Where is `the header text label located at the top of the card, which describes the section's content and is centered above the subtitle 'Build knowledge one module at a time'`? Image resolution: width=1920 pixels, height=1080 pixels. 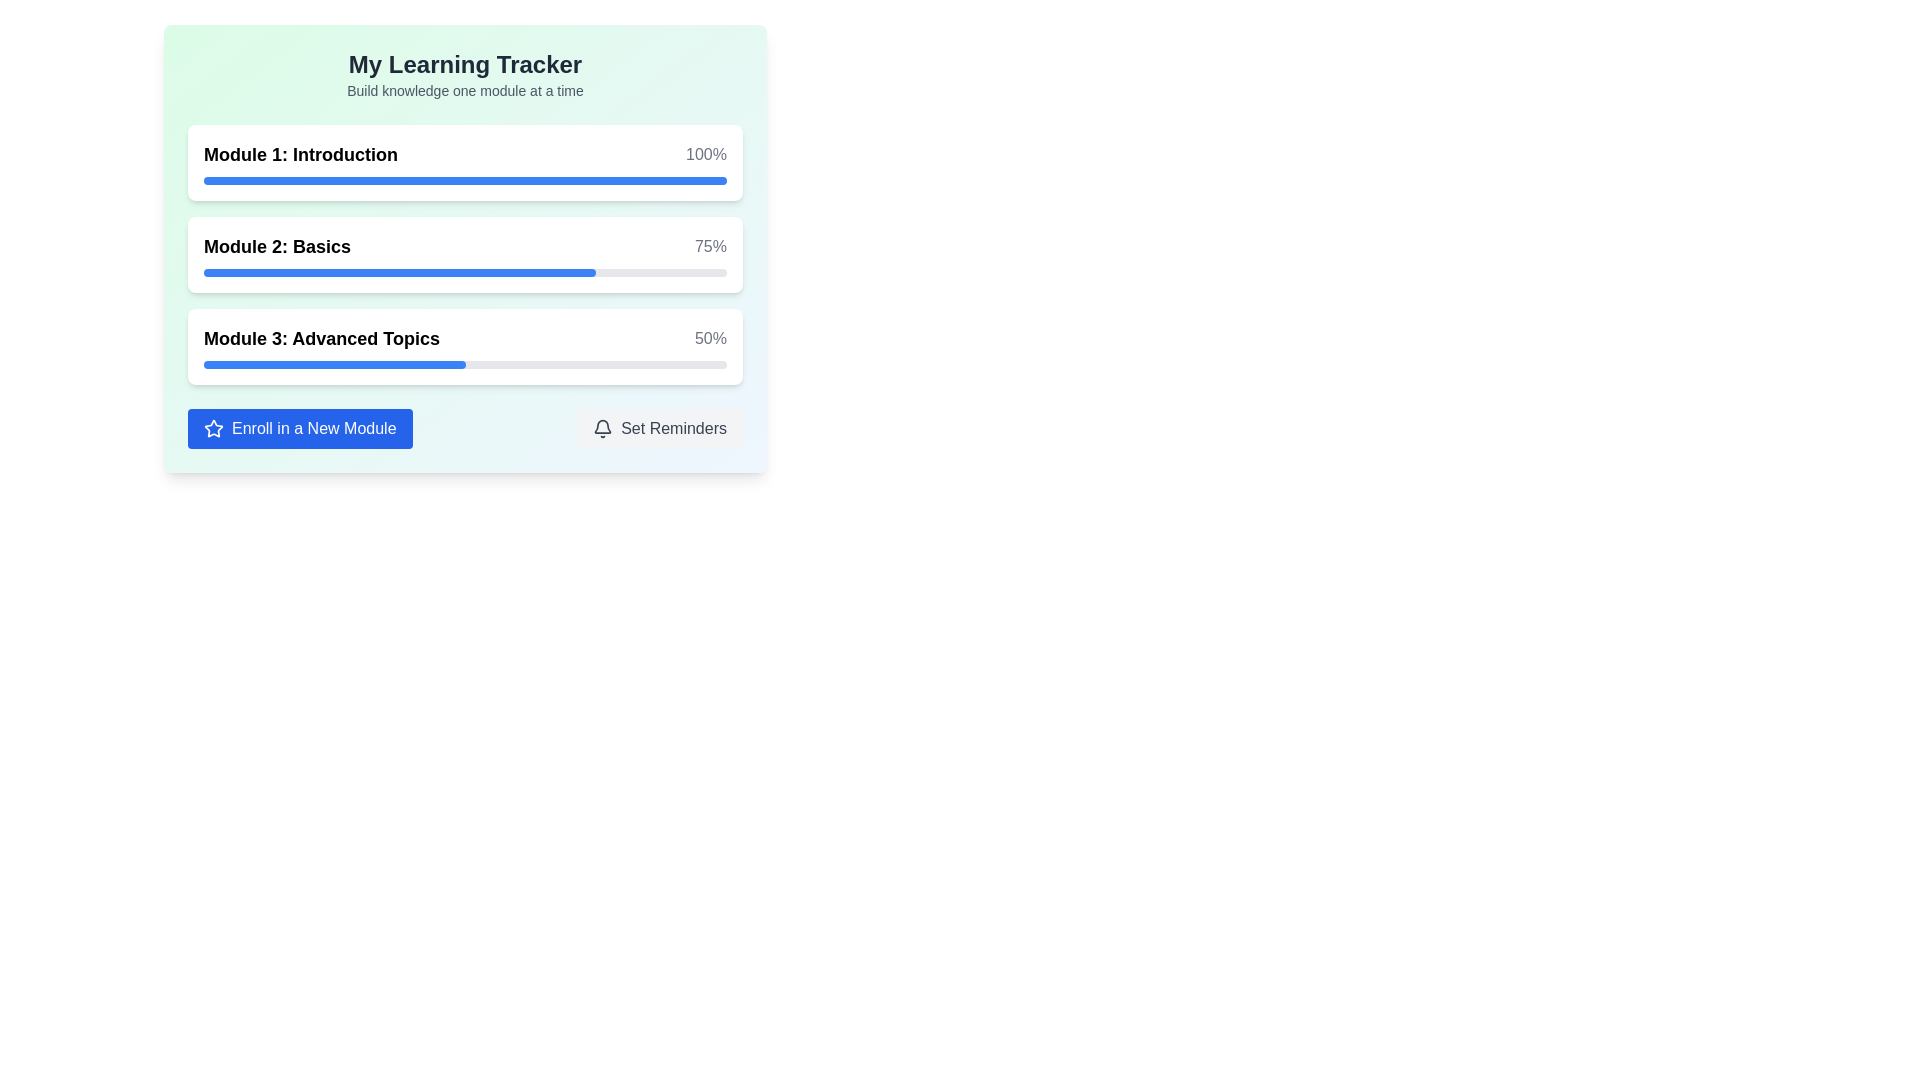
the header text label located at the top of the card, which describes the section's content and is centered above the subtitle 'Build knowledge one module at a time' is located at coordinates (464, 64).